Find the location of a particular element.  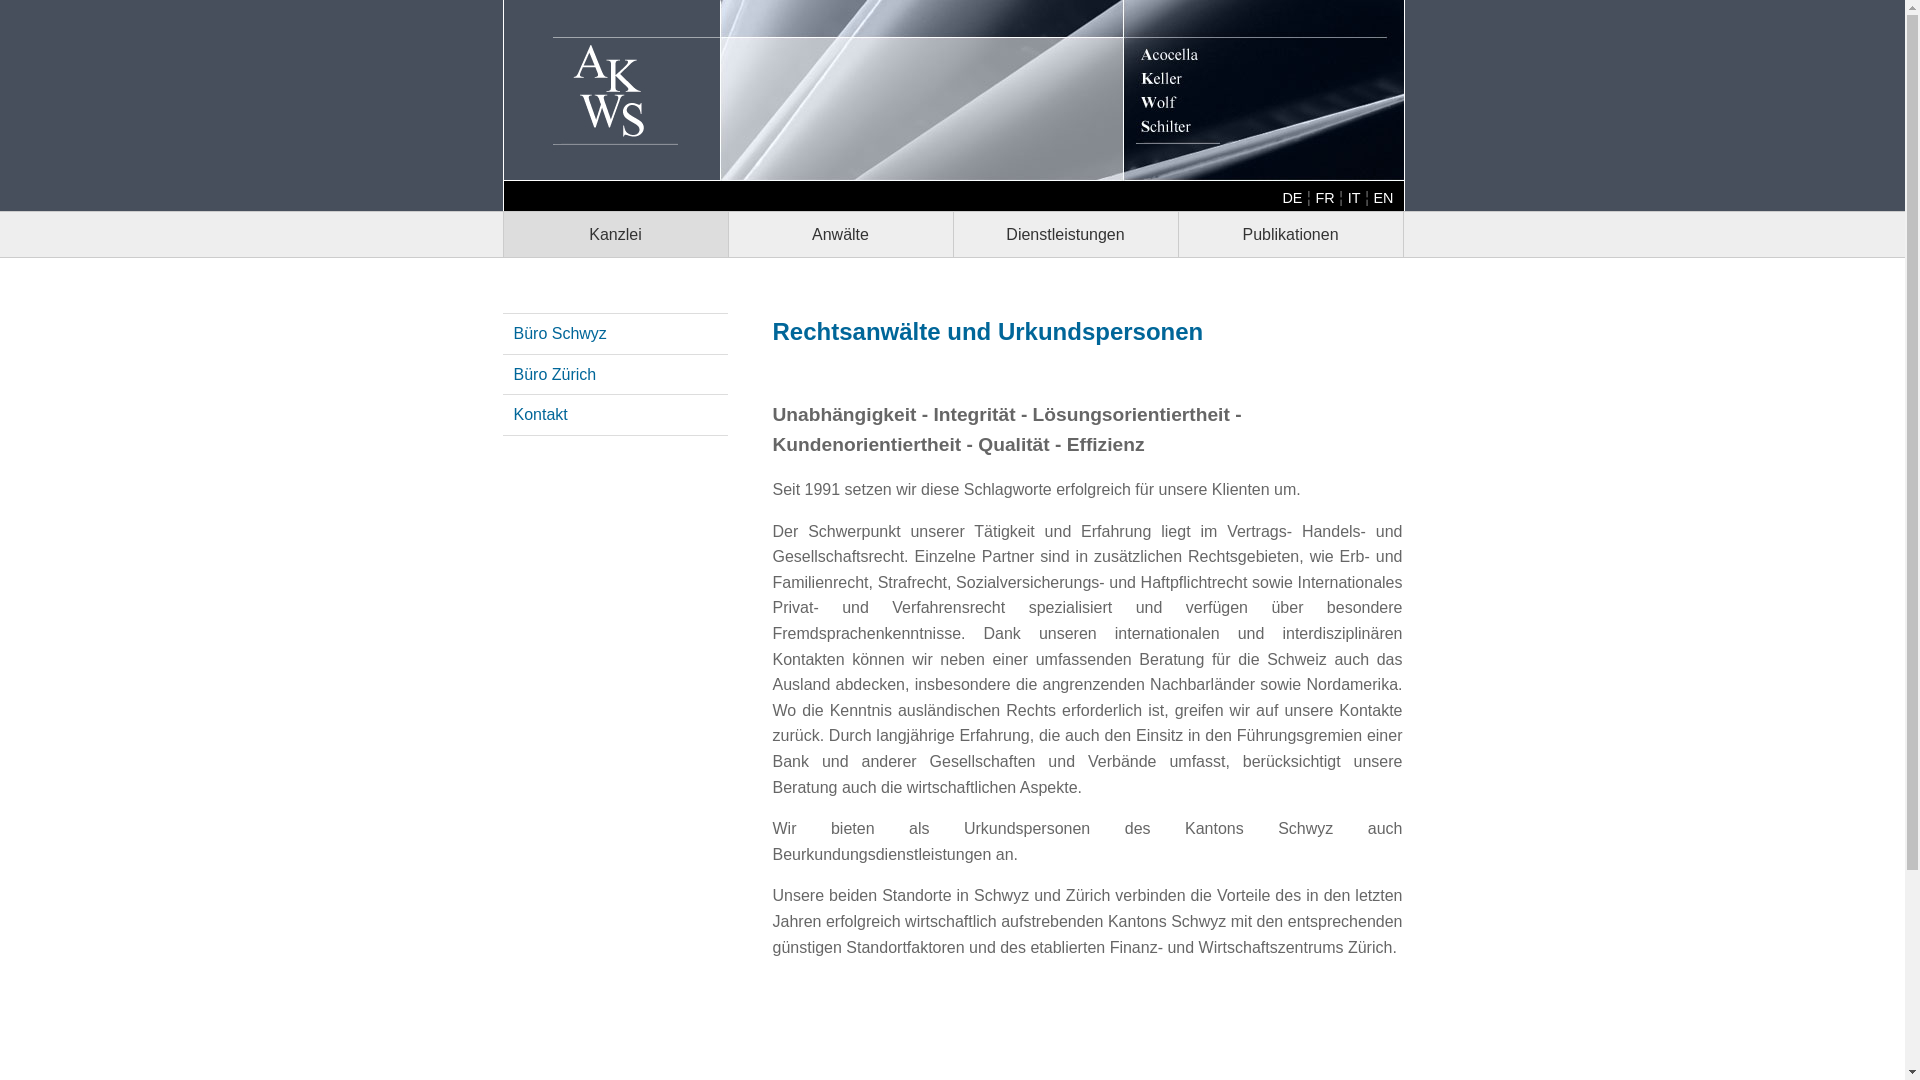

'Kanzlei' is located at coordinates (504, 234).